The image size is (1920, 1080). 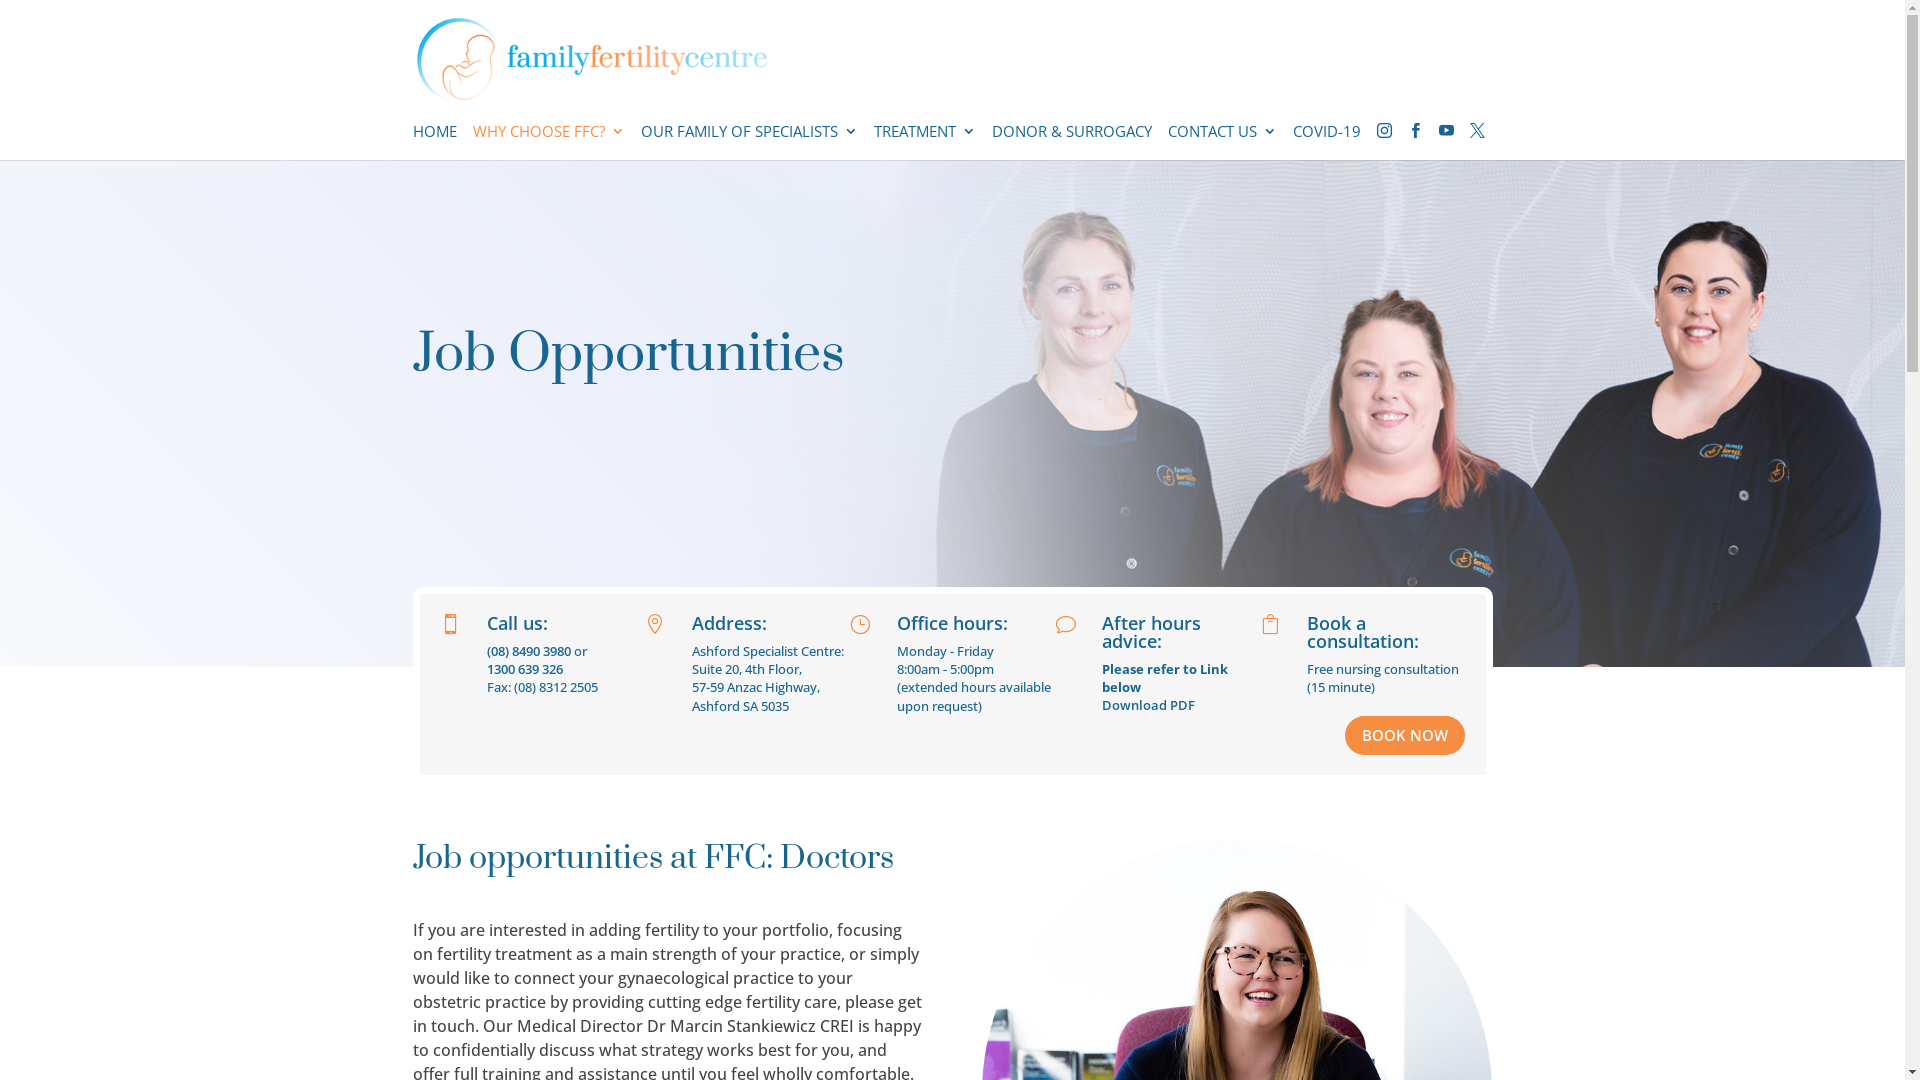 What do you see at coordinates (528, 651) in the screenshot?
I see `'(08) 8490 3980'` at bounding box center [528, 651].